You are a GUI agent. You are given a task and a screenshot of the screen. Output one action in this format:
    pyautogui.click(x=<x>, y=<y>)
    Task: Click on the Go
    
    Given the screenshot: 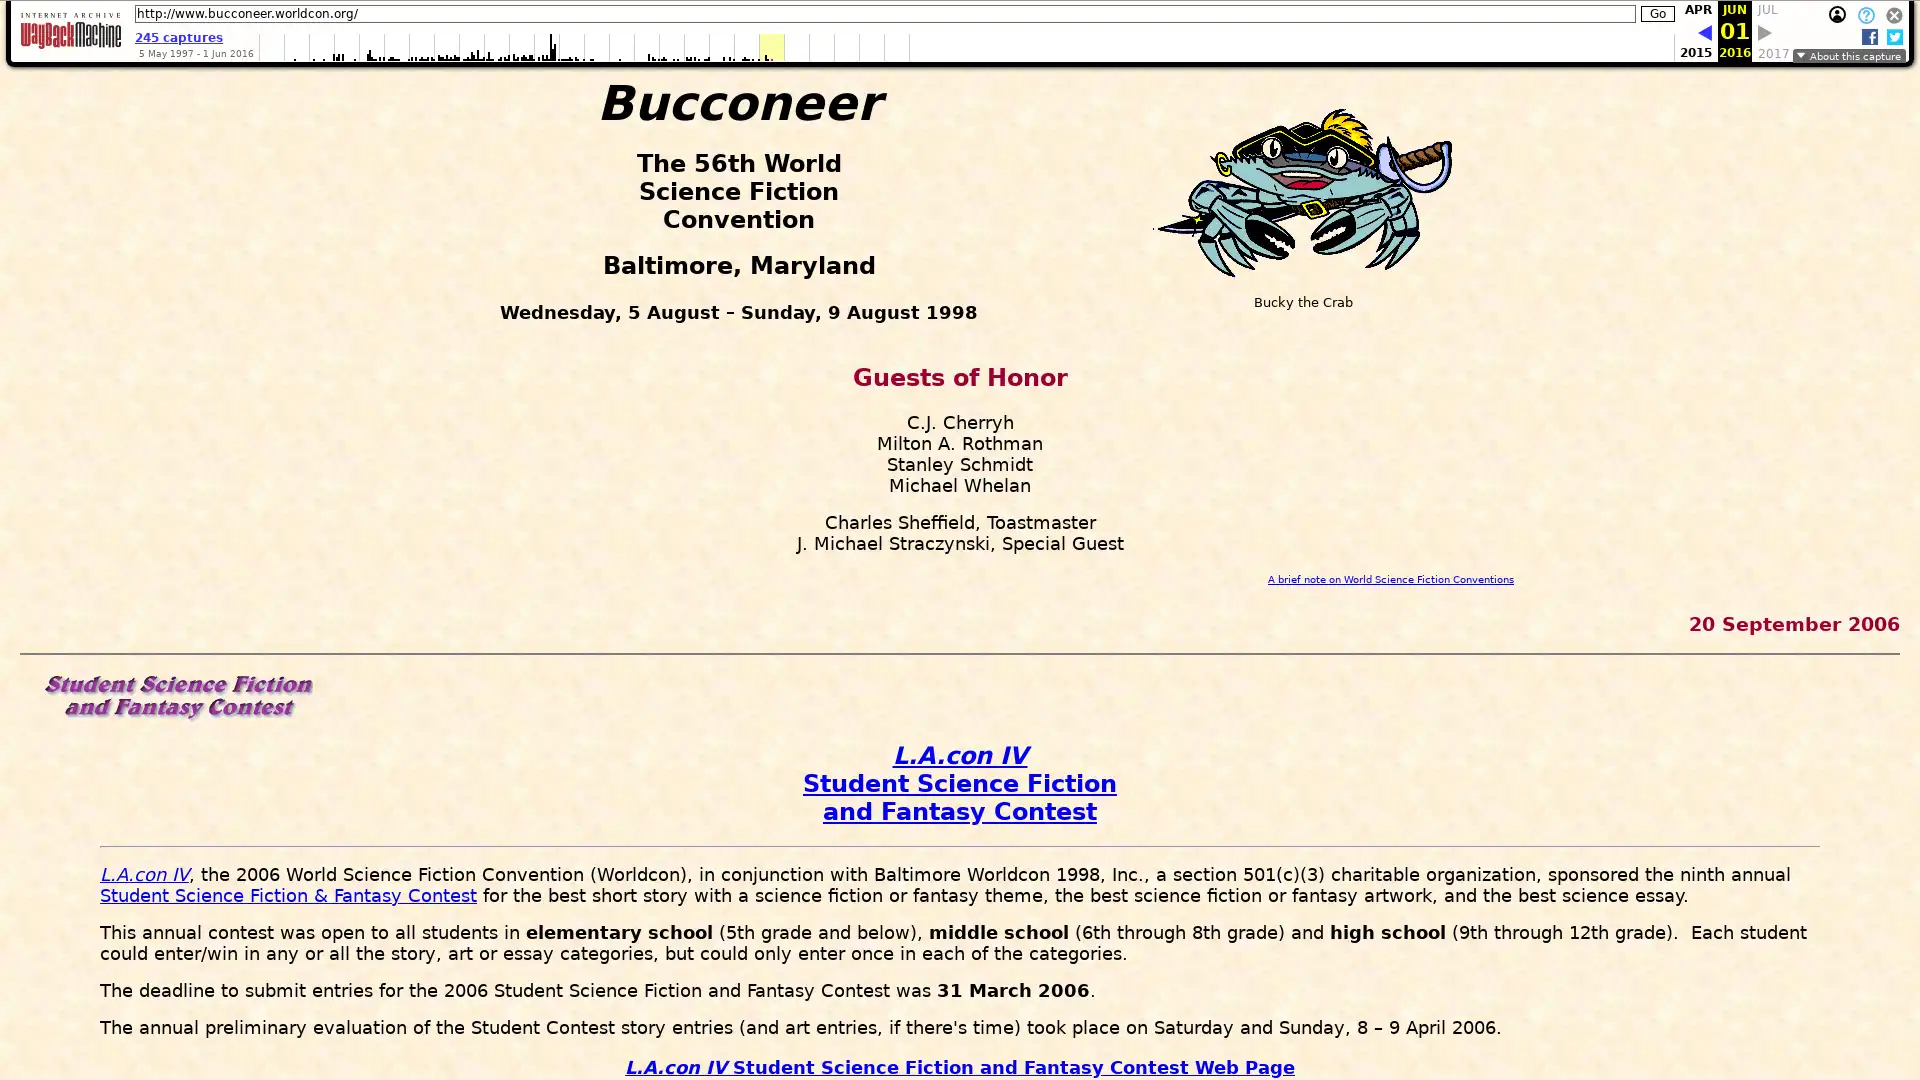 What is the action you would take?
    pyautogui.click(x=1657, y=14)
    